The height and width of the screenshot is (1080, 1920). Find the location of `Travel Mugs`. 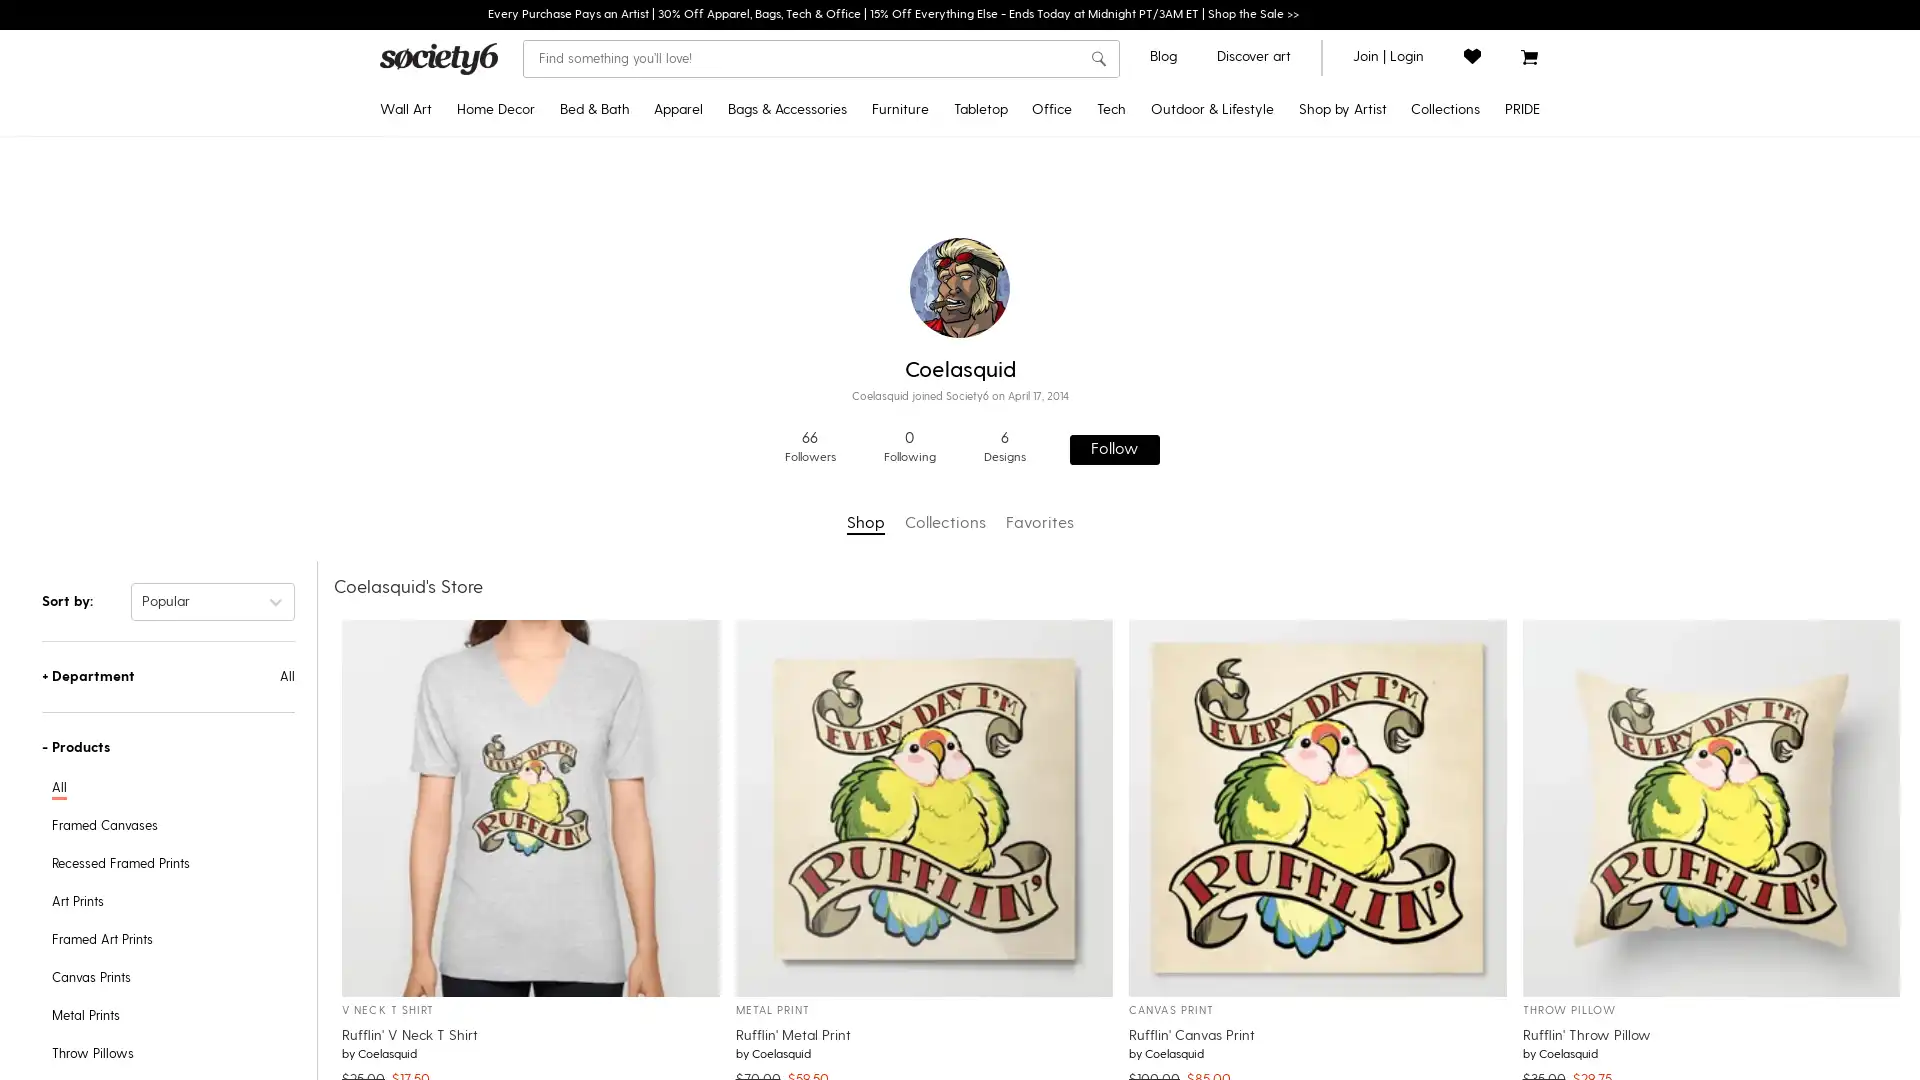

Travel Mugs is located at coordinates (1238, 289).